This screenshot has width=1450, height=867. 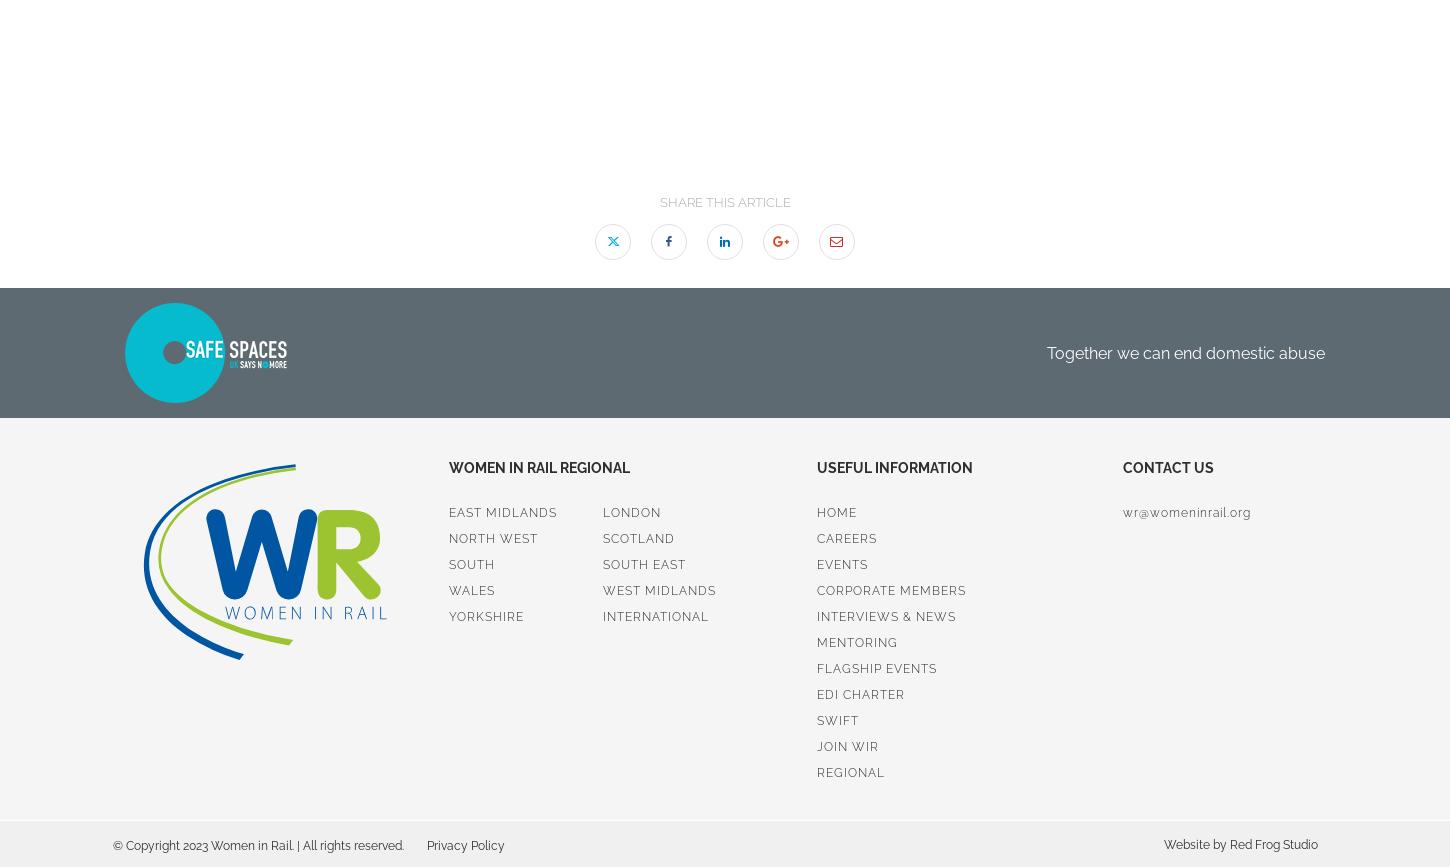 I want to click on 'Women in Rail regional', so click(x=539, y=467).